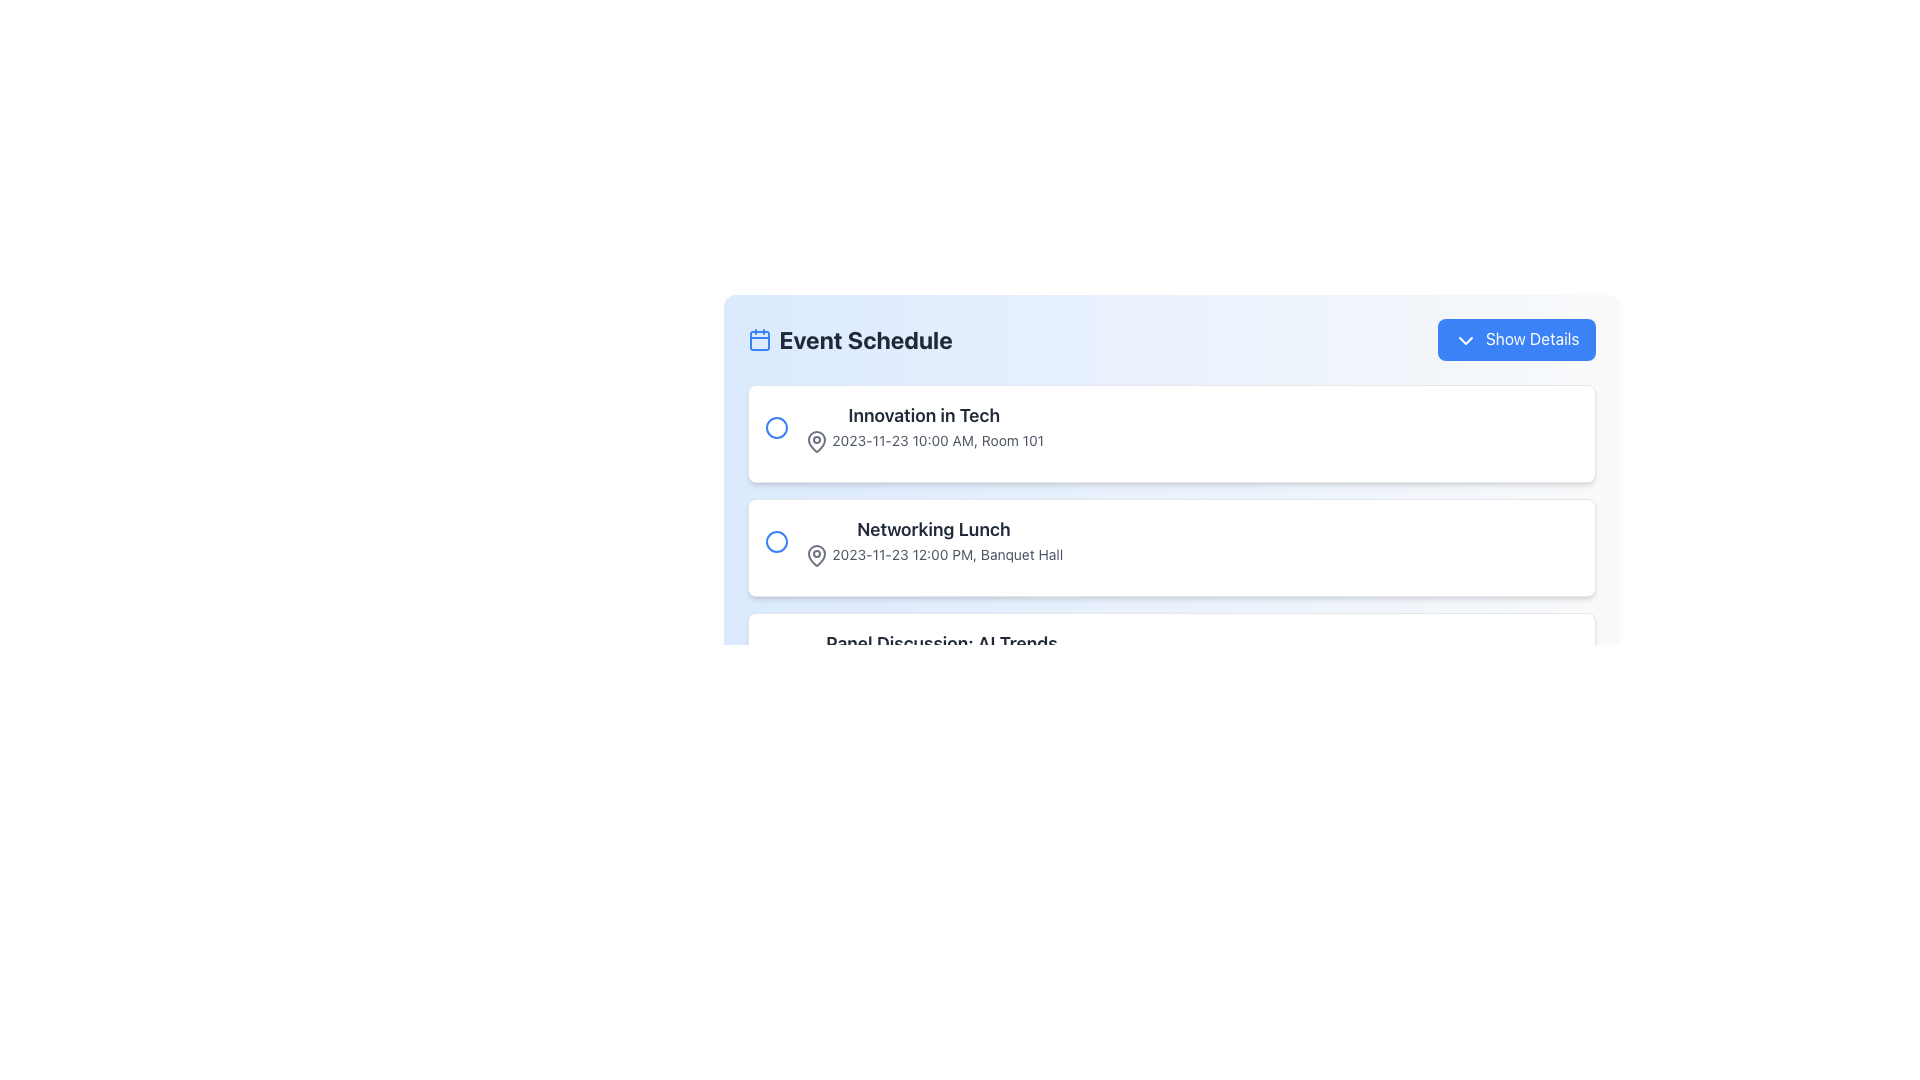 The image size is (1920, 1080). I want to click on the Text Label element displaying 'Panel Discussion: AI Trends', which is located beneath 'Networking Lunch' in the Event Schedule section, so click(940, 655).